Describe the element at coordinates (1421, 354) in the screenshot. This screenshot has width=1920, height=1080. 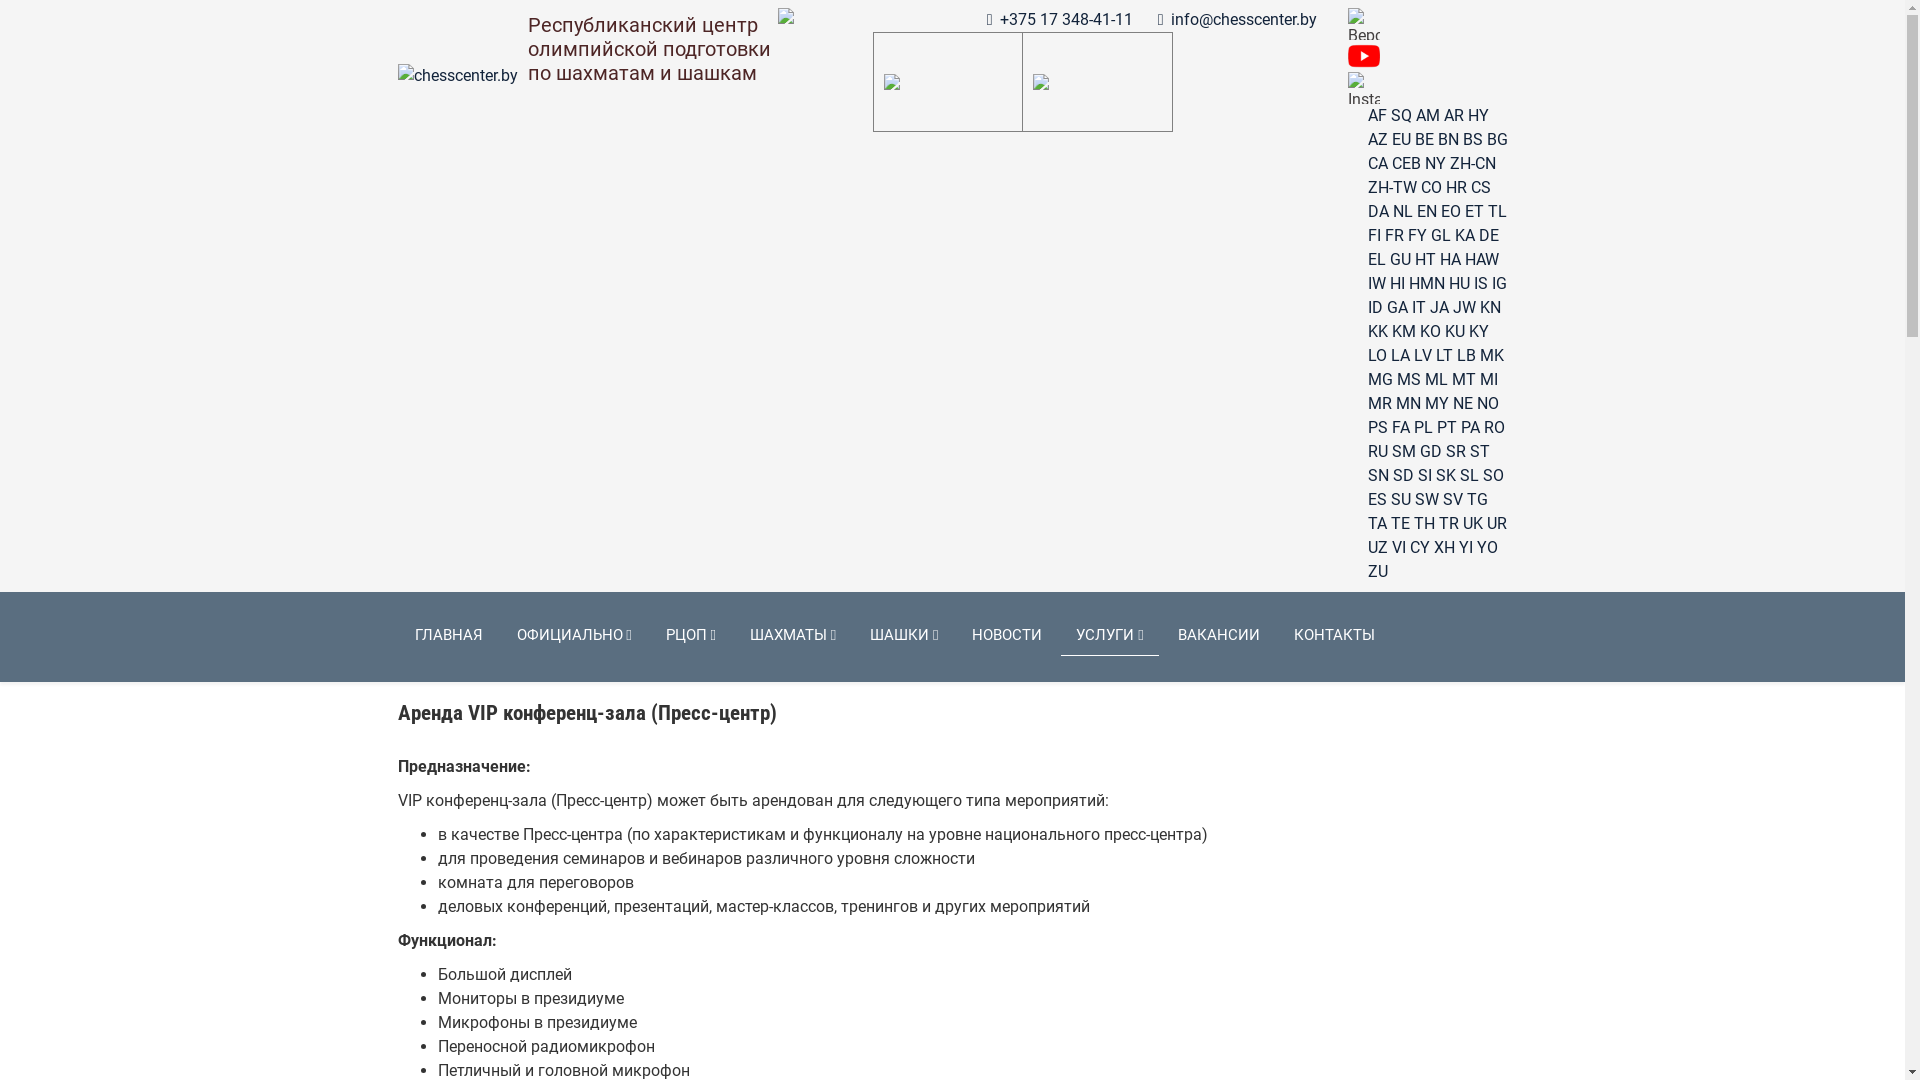
I see `'LV'` at that location.